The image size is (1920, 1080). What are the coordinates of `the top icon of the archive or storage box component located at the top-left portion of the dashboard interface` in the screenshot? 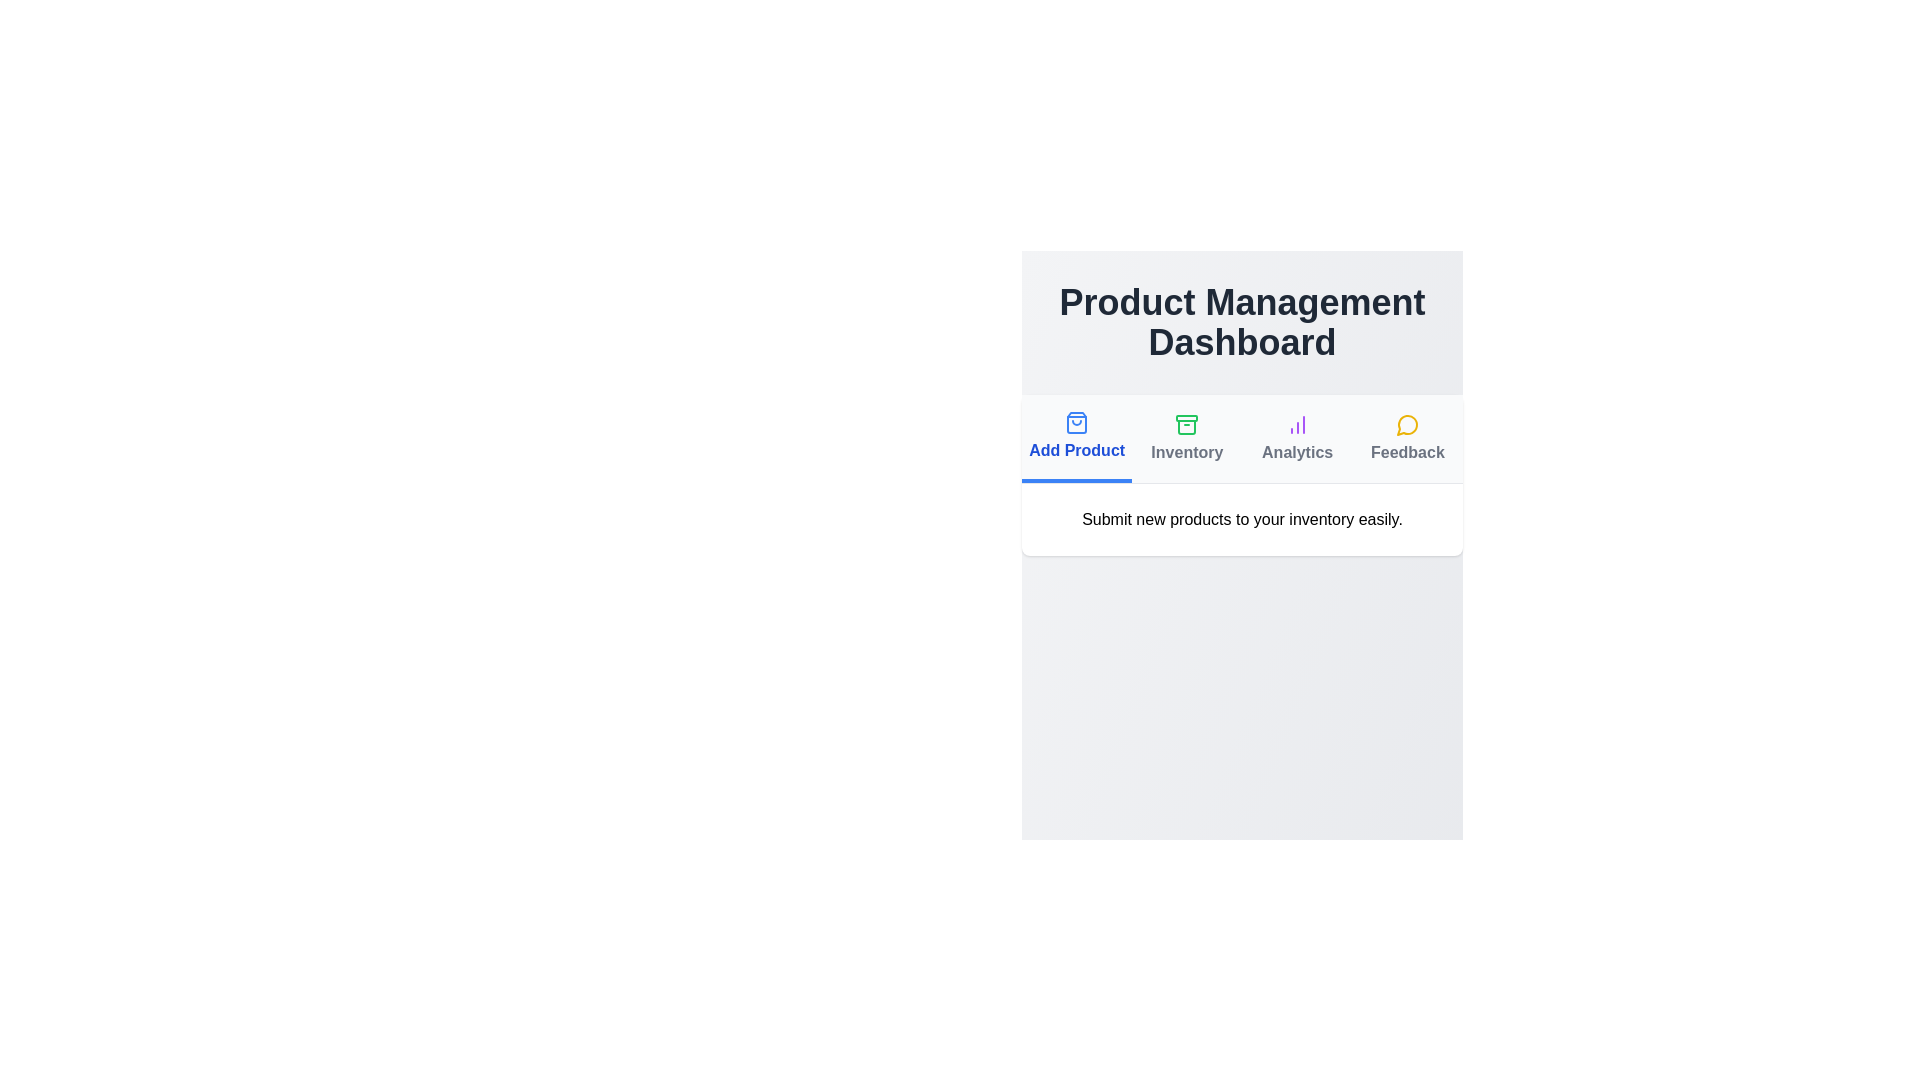 It's located at (1187, 417).